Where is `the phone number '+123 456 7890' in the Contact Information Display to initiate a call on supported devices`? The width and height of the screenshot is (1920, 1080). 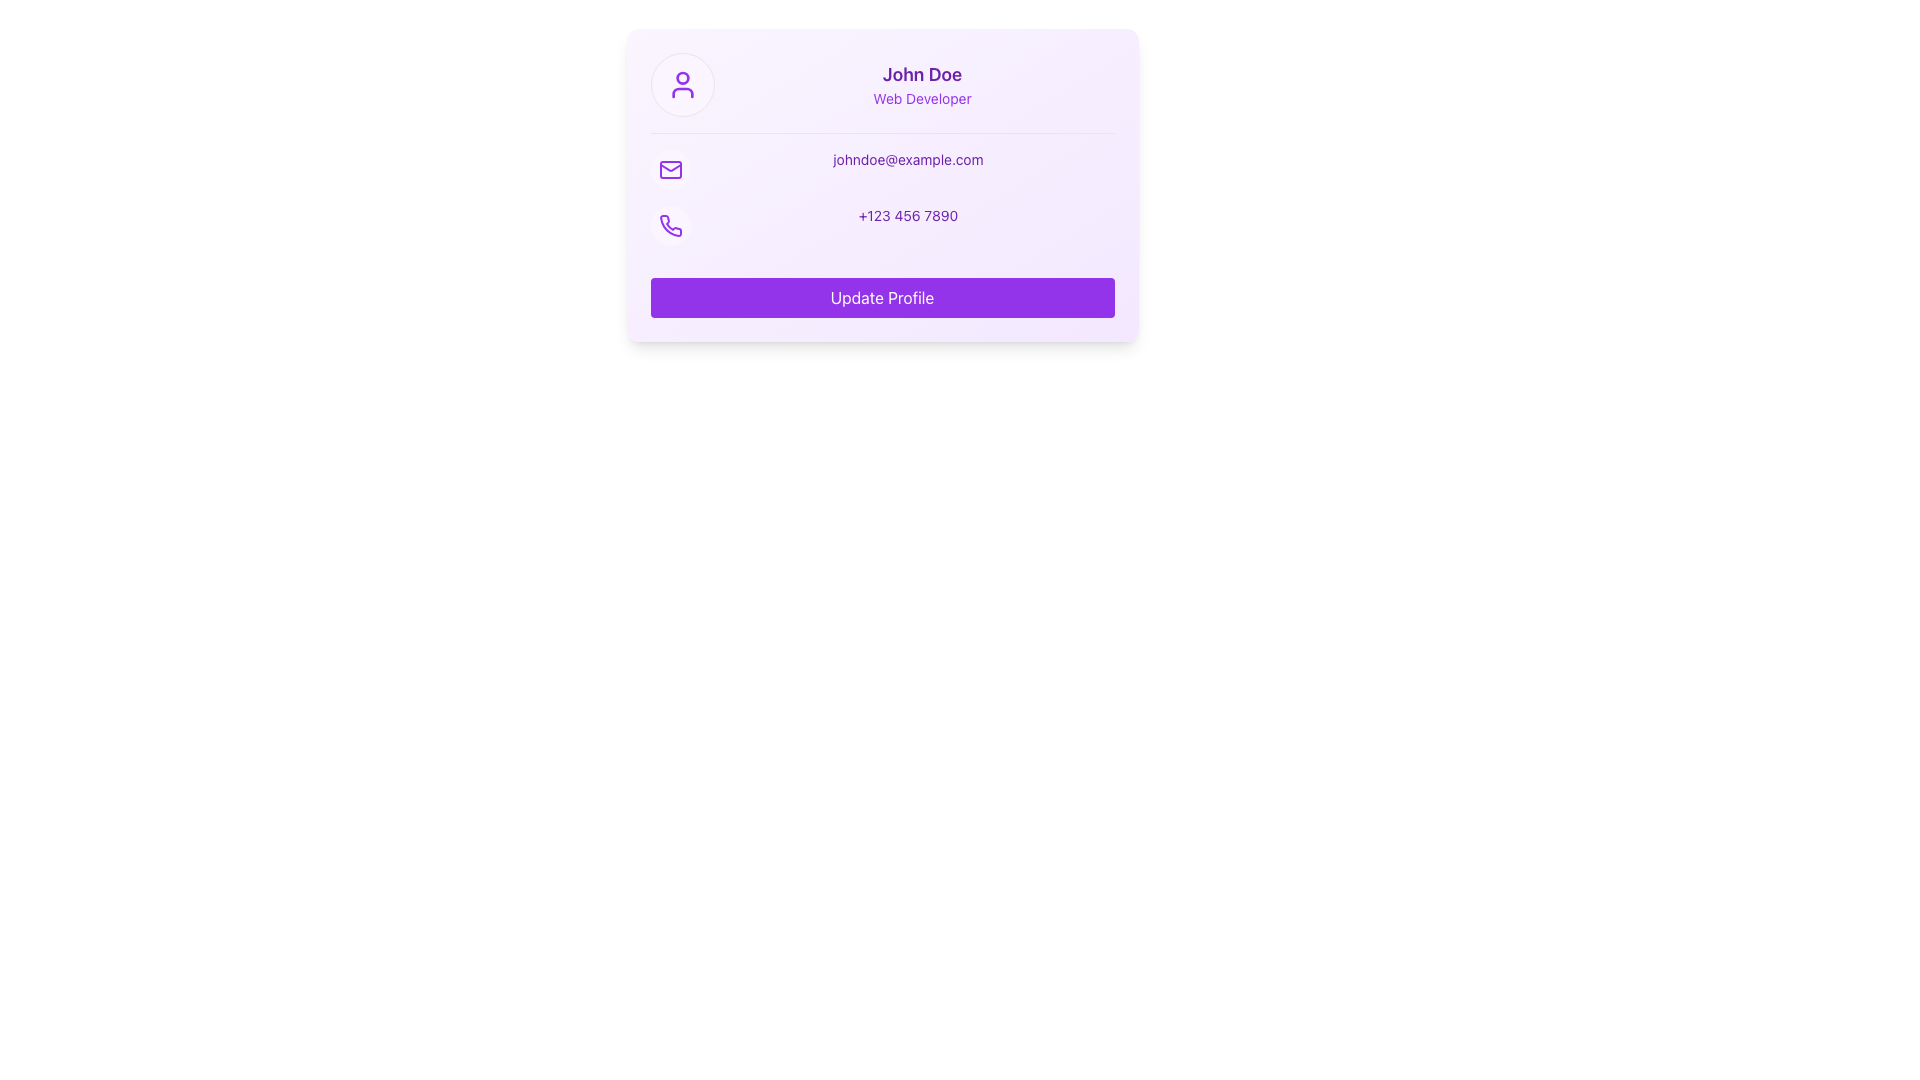 the phone number '+123 456 7890' in the Contact Information Display to initiate a call on supported devices is located at coordinates (881, 197).